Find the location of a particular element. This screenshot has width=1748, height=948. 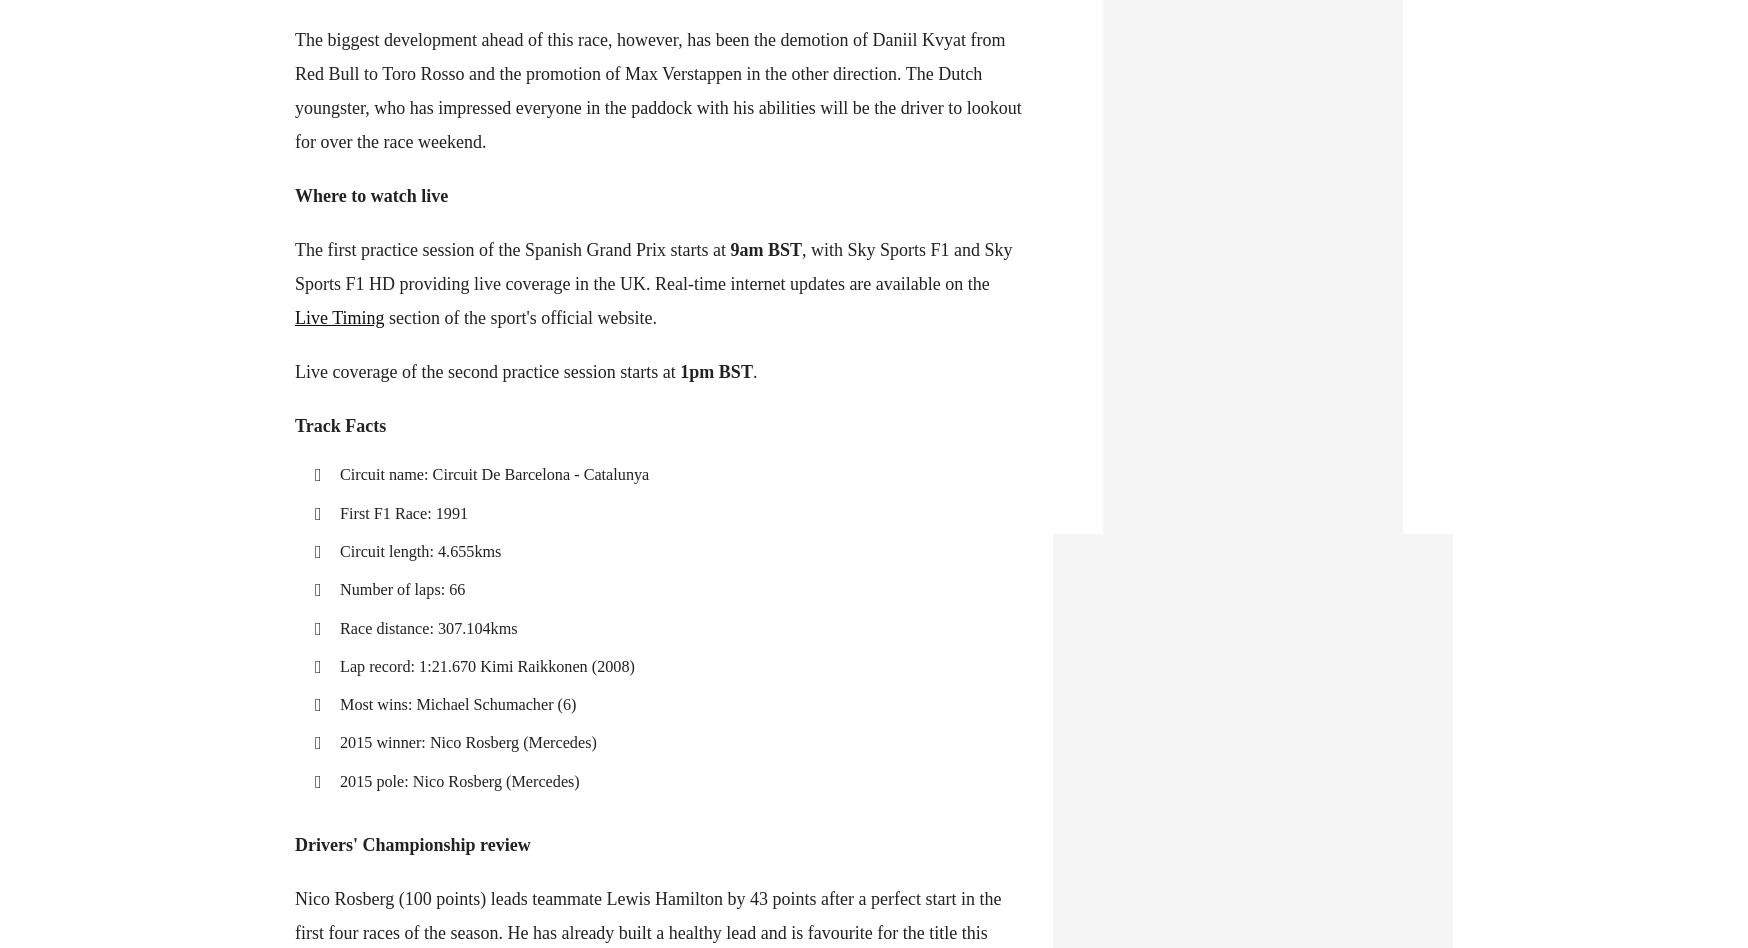

'The biggest development ahead of this race, however, has been the demotion of Daniil Kvyat from Red Bull to Toro Rosso and the promotion of Max Verstappen in the other direction. The Dutch youngster, who has impressed everyone in the paddock with his abilities will be the driver to lookout for over the race weekend.' is located at coordinates (657, 91).